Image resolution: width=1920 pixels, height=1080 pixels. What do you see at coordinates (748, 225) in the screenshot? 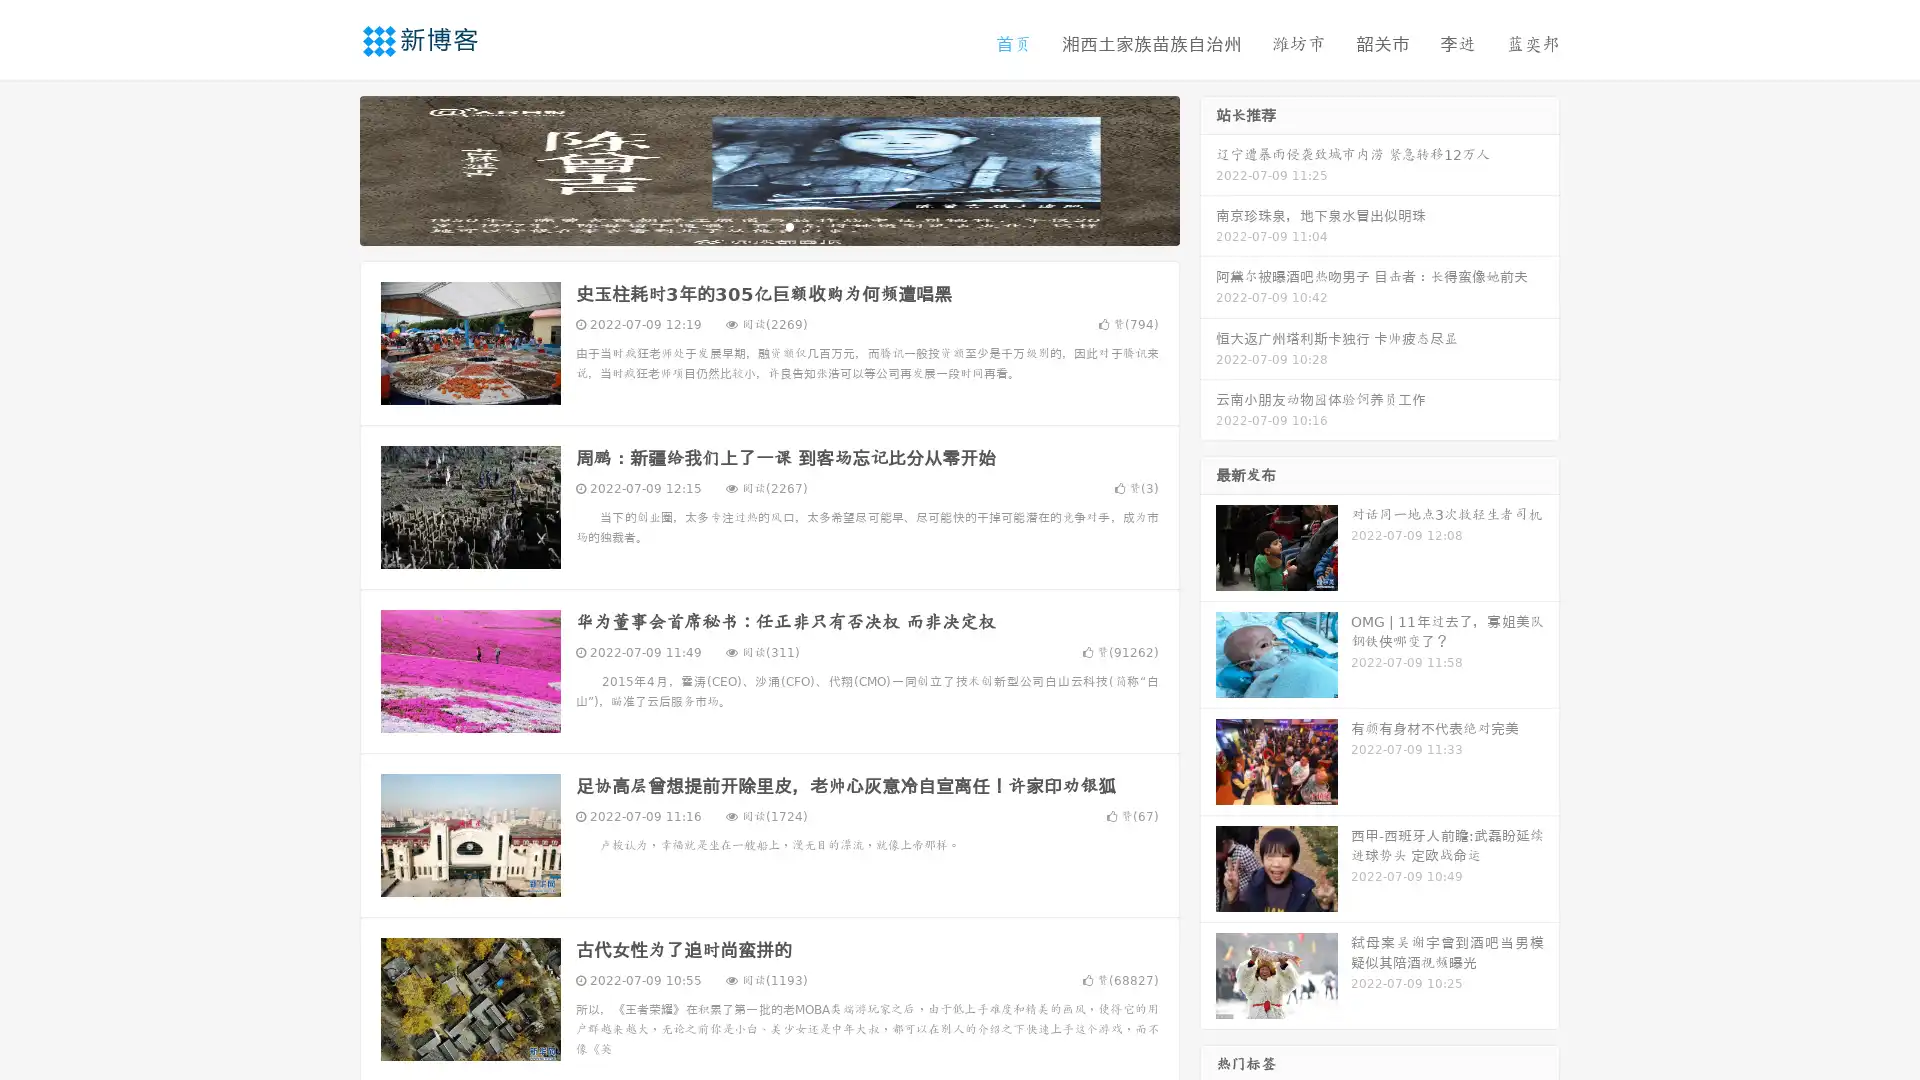
I see `Go to slide 1` at bounding box center [748, 225].